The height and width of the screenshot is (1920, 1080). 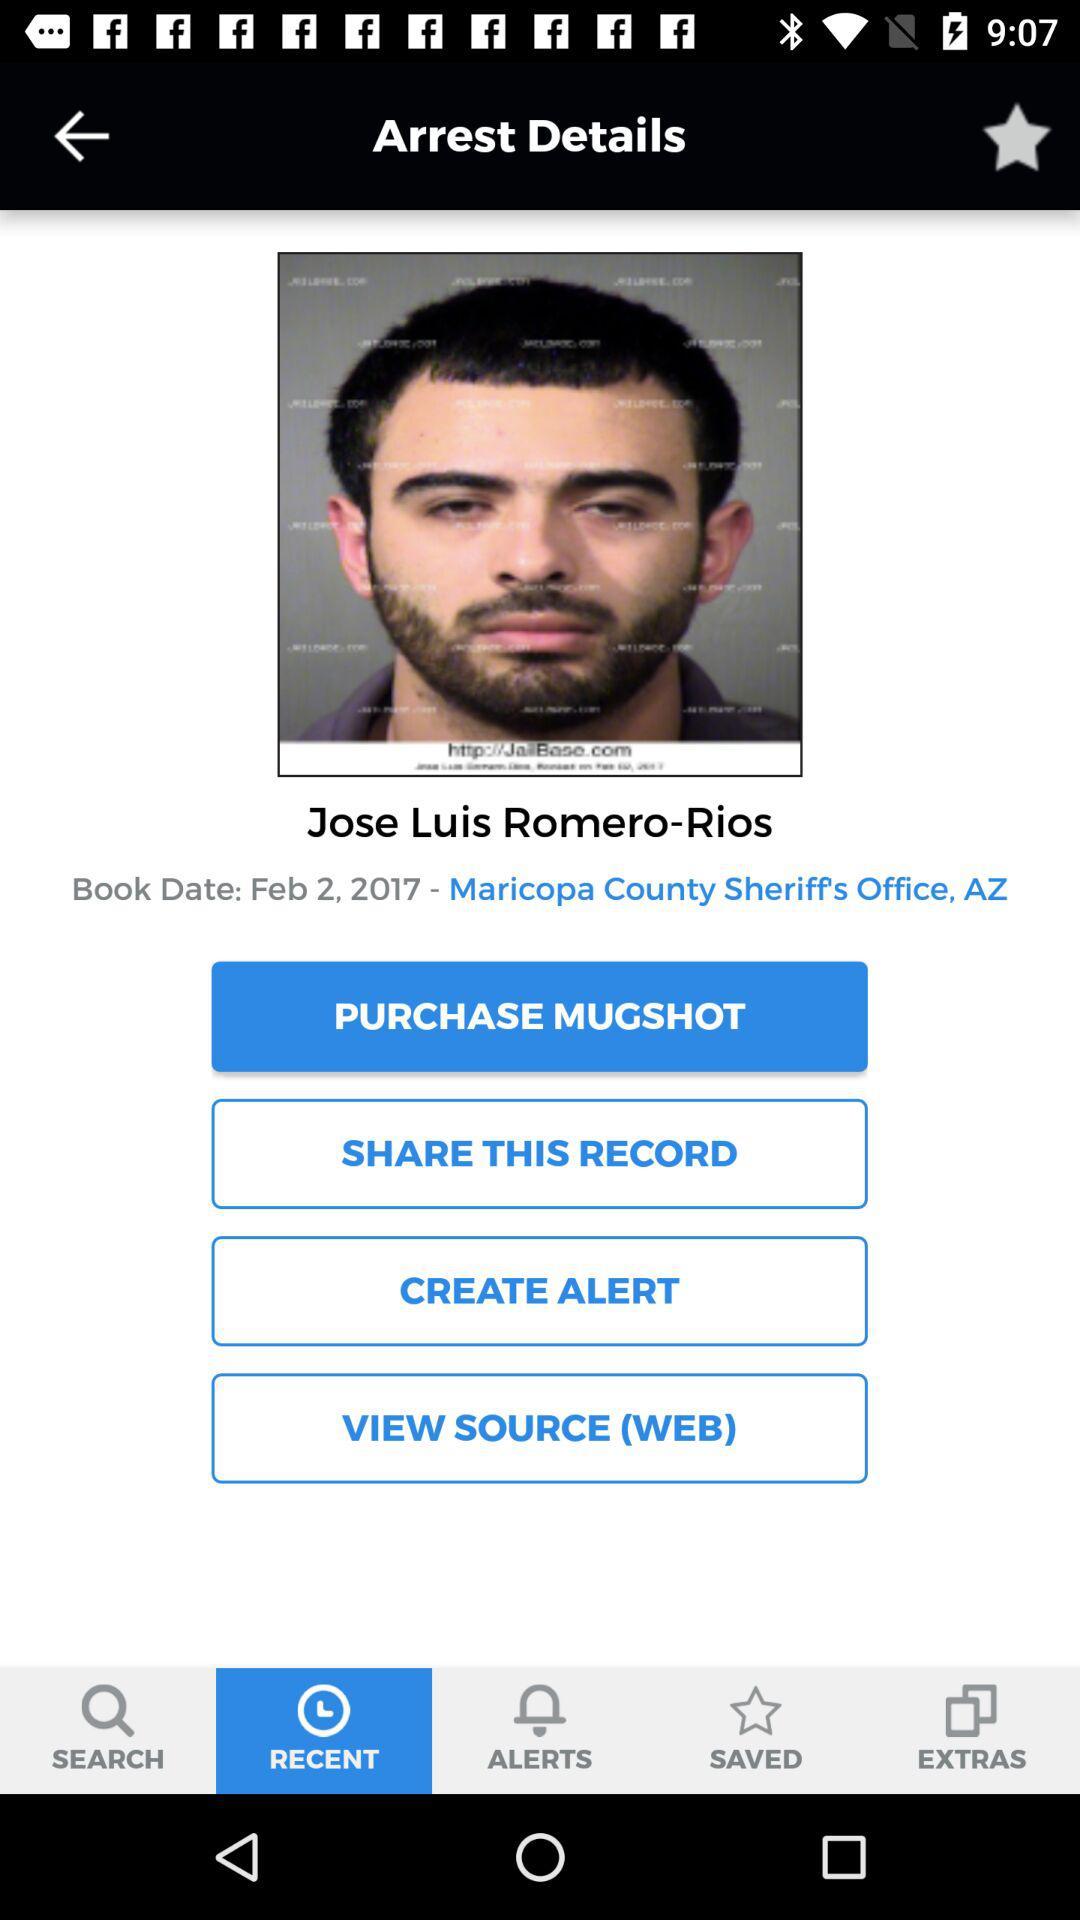 I want to click on previous, so click(x=80, y=135).